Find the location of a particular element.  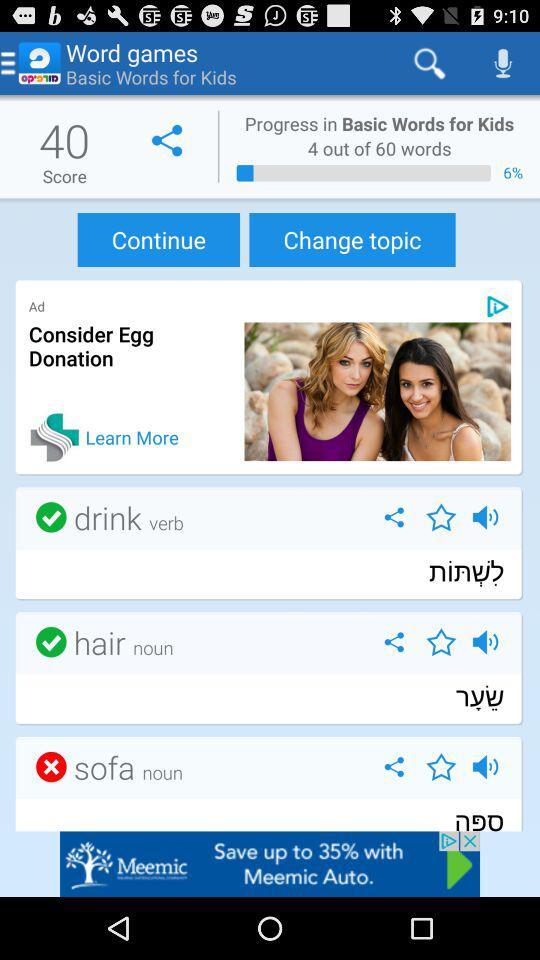

advertisement is located at coordinates (496, 306).